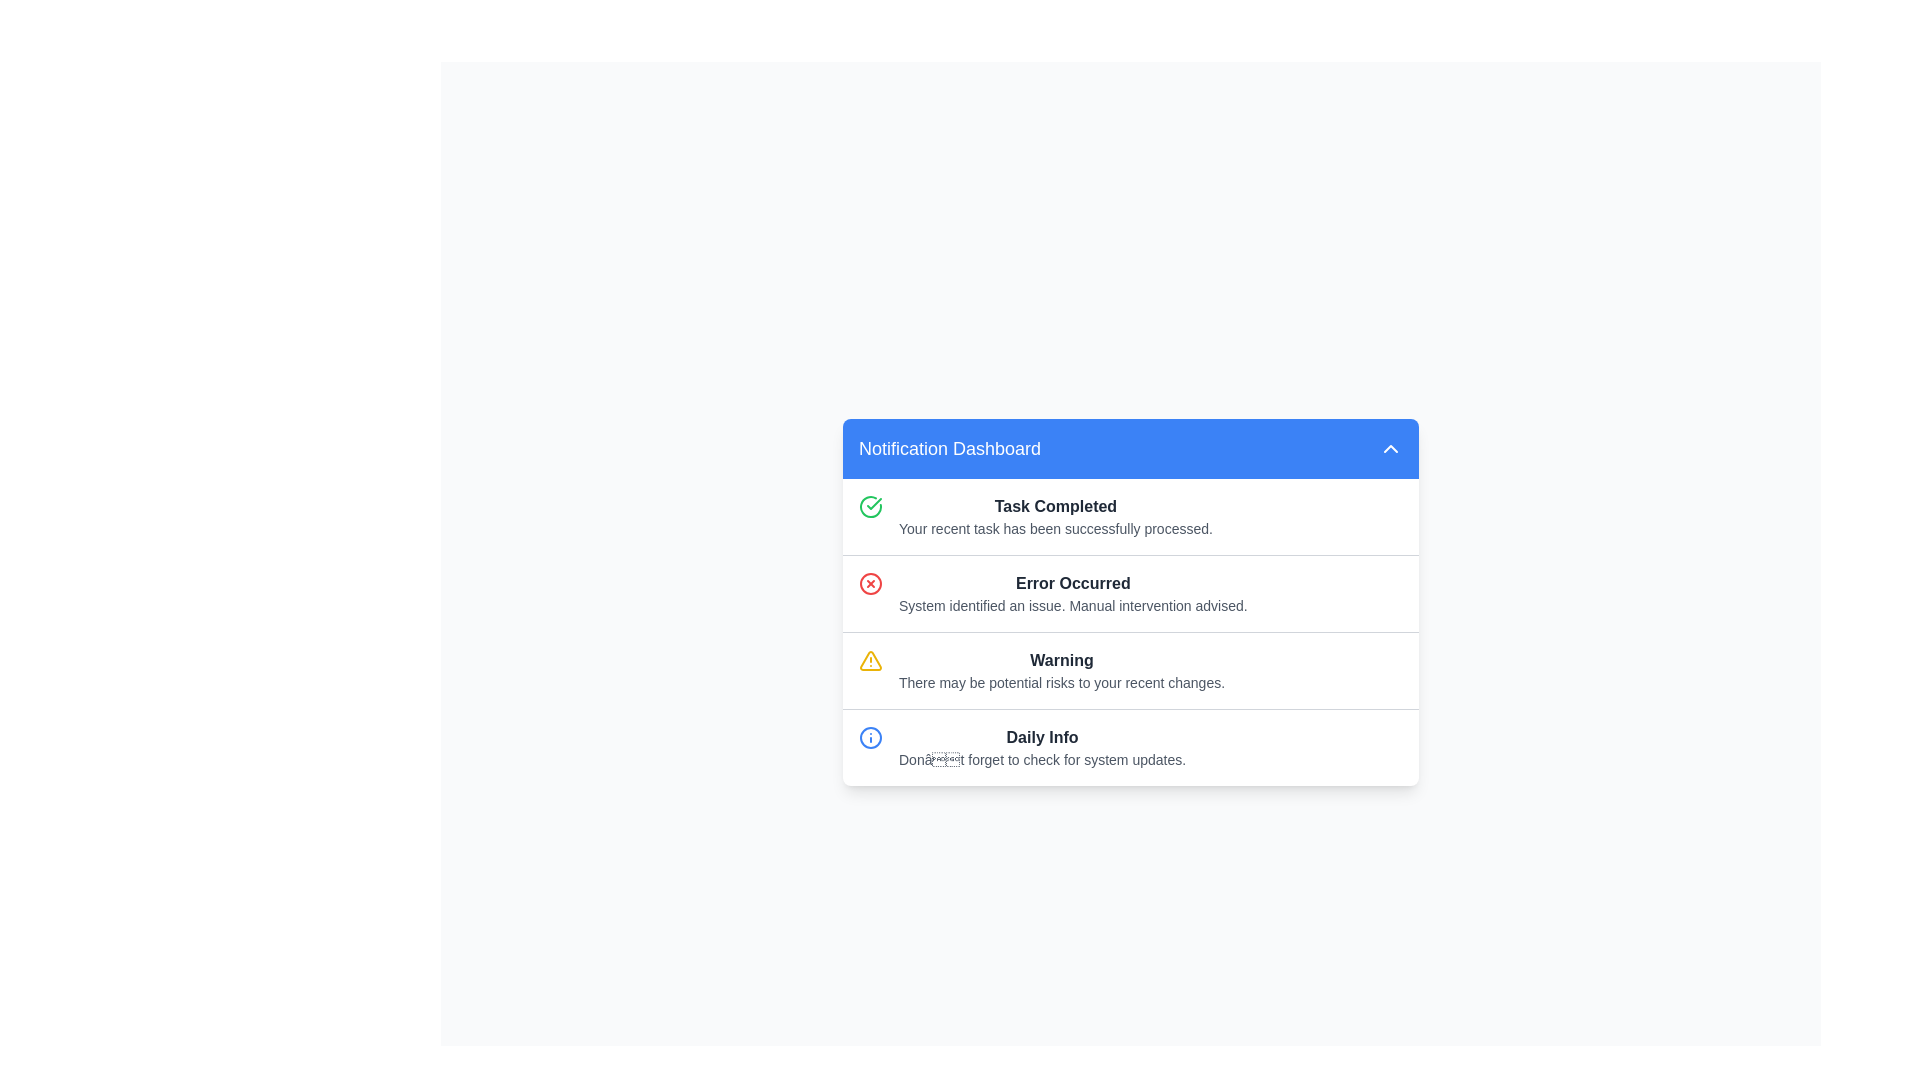 Image resolution: width=1920 pixels, height=1080 pixels. I want to click on SVG circle element that is part of the information icon, located in the lower-right section of the interface next to the 'Daily Info' notification, so click(870, 737).